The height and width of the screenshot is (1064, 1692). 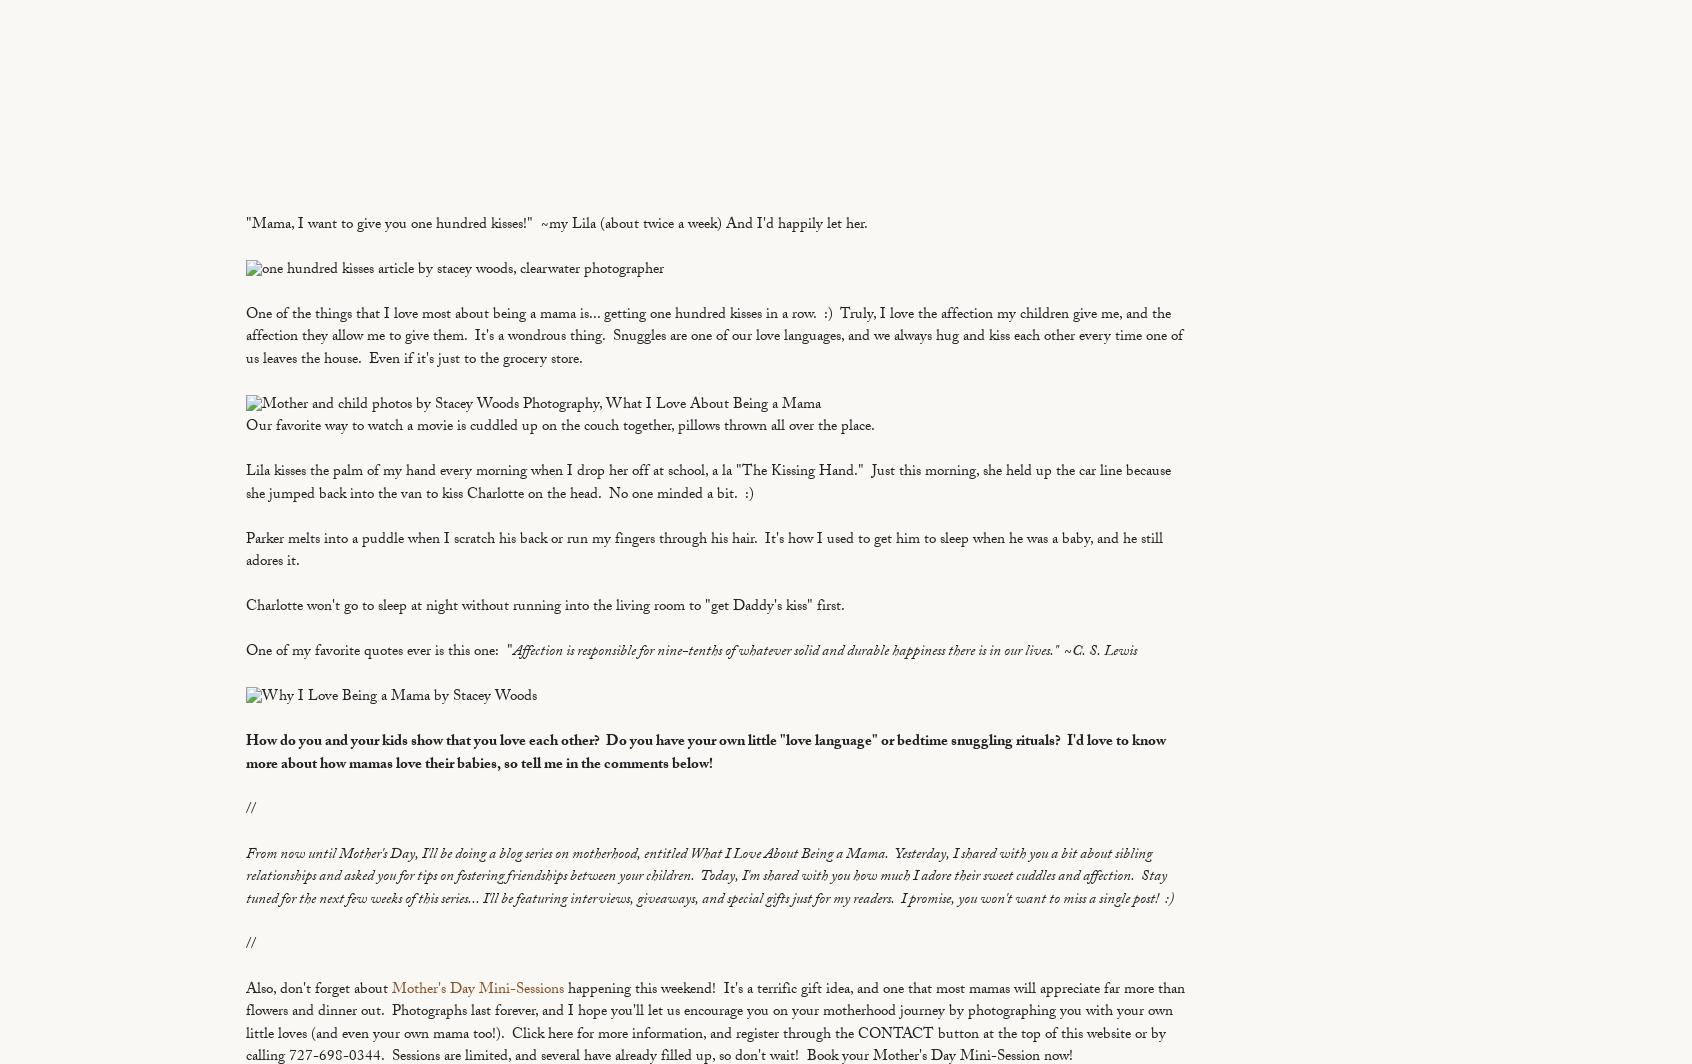 What do you see at coordinates (246, 225) in the screenshot?
I see `'"Mama, I want to give you one hundred kisses!"  ~my Lila (about twice a week)
And I'd happily let her.'` at bounding box center [246, 225].